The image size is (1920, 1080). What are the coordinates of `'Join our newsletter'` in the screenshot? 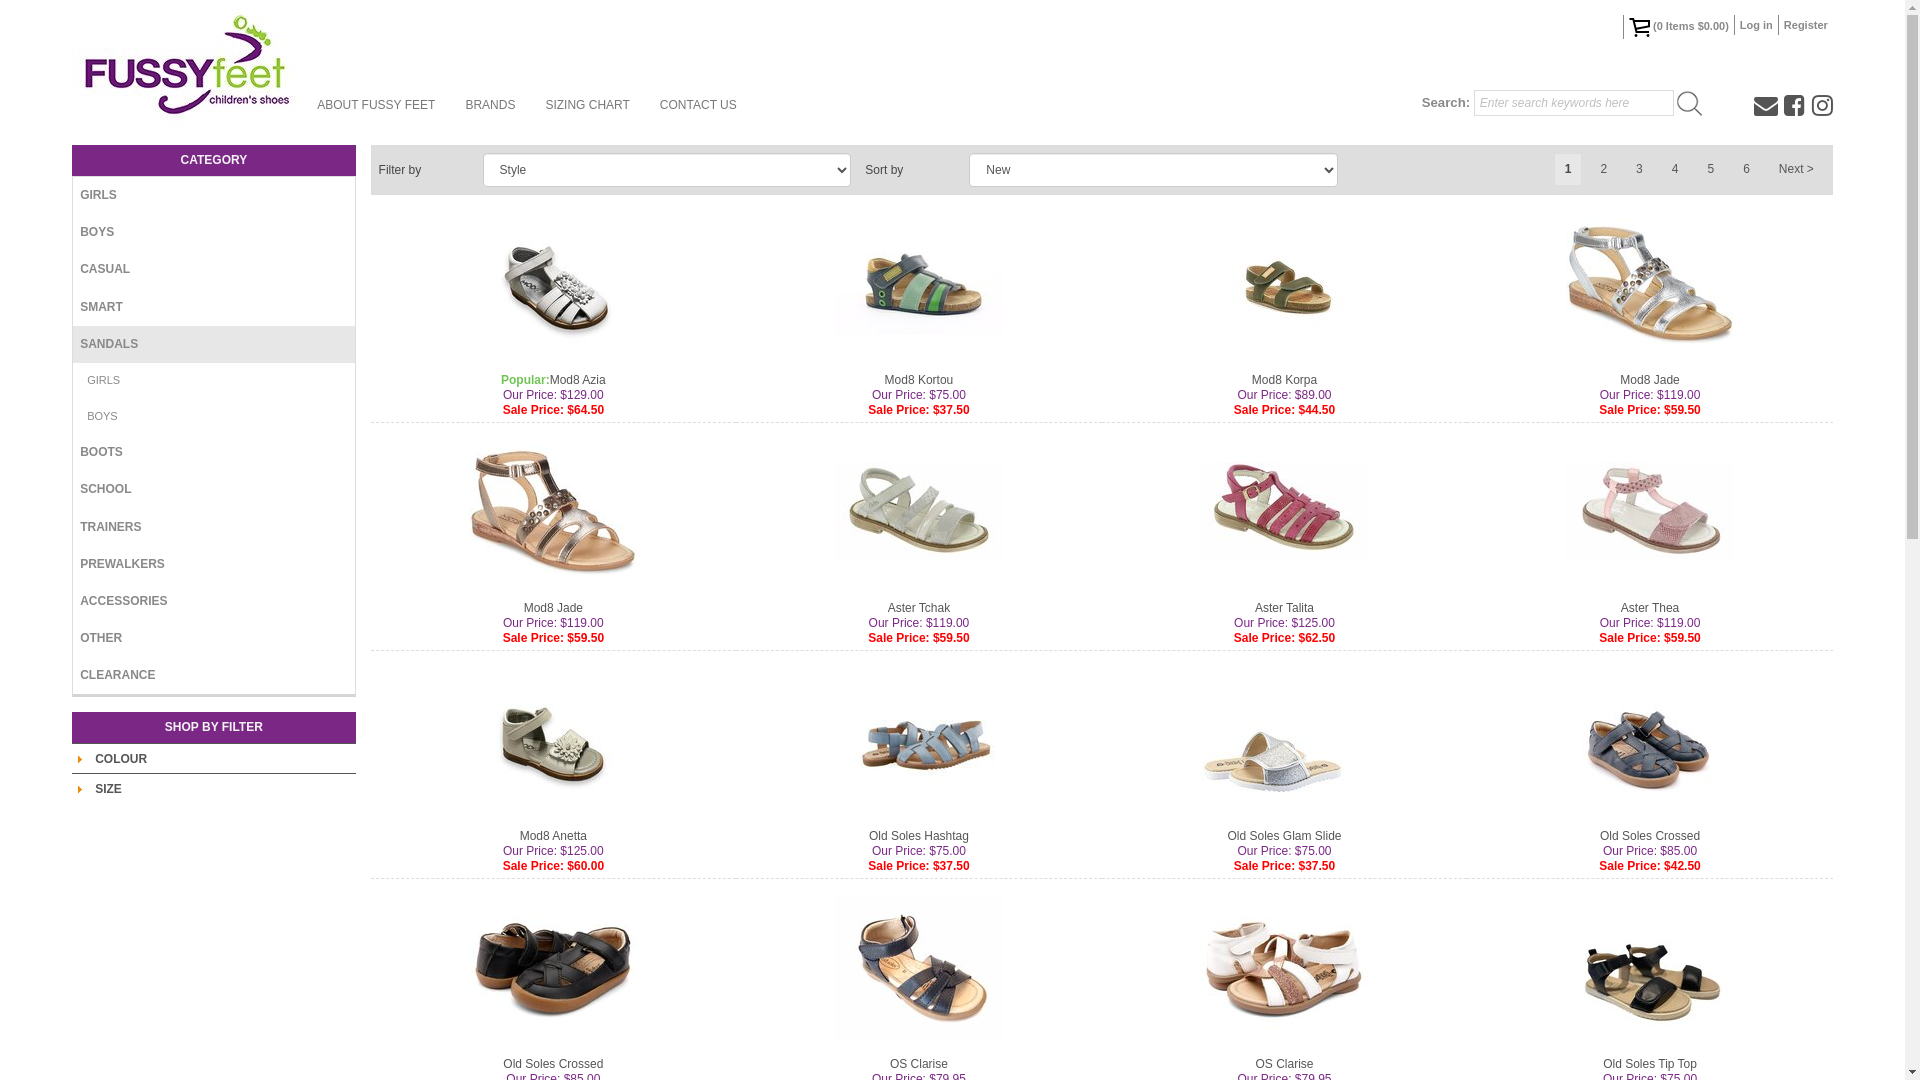 It's located at (1766, 104).